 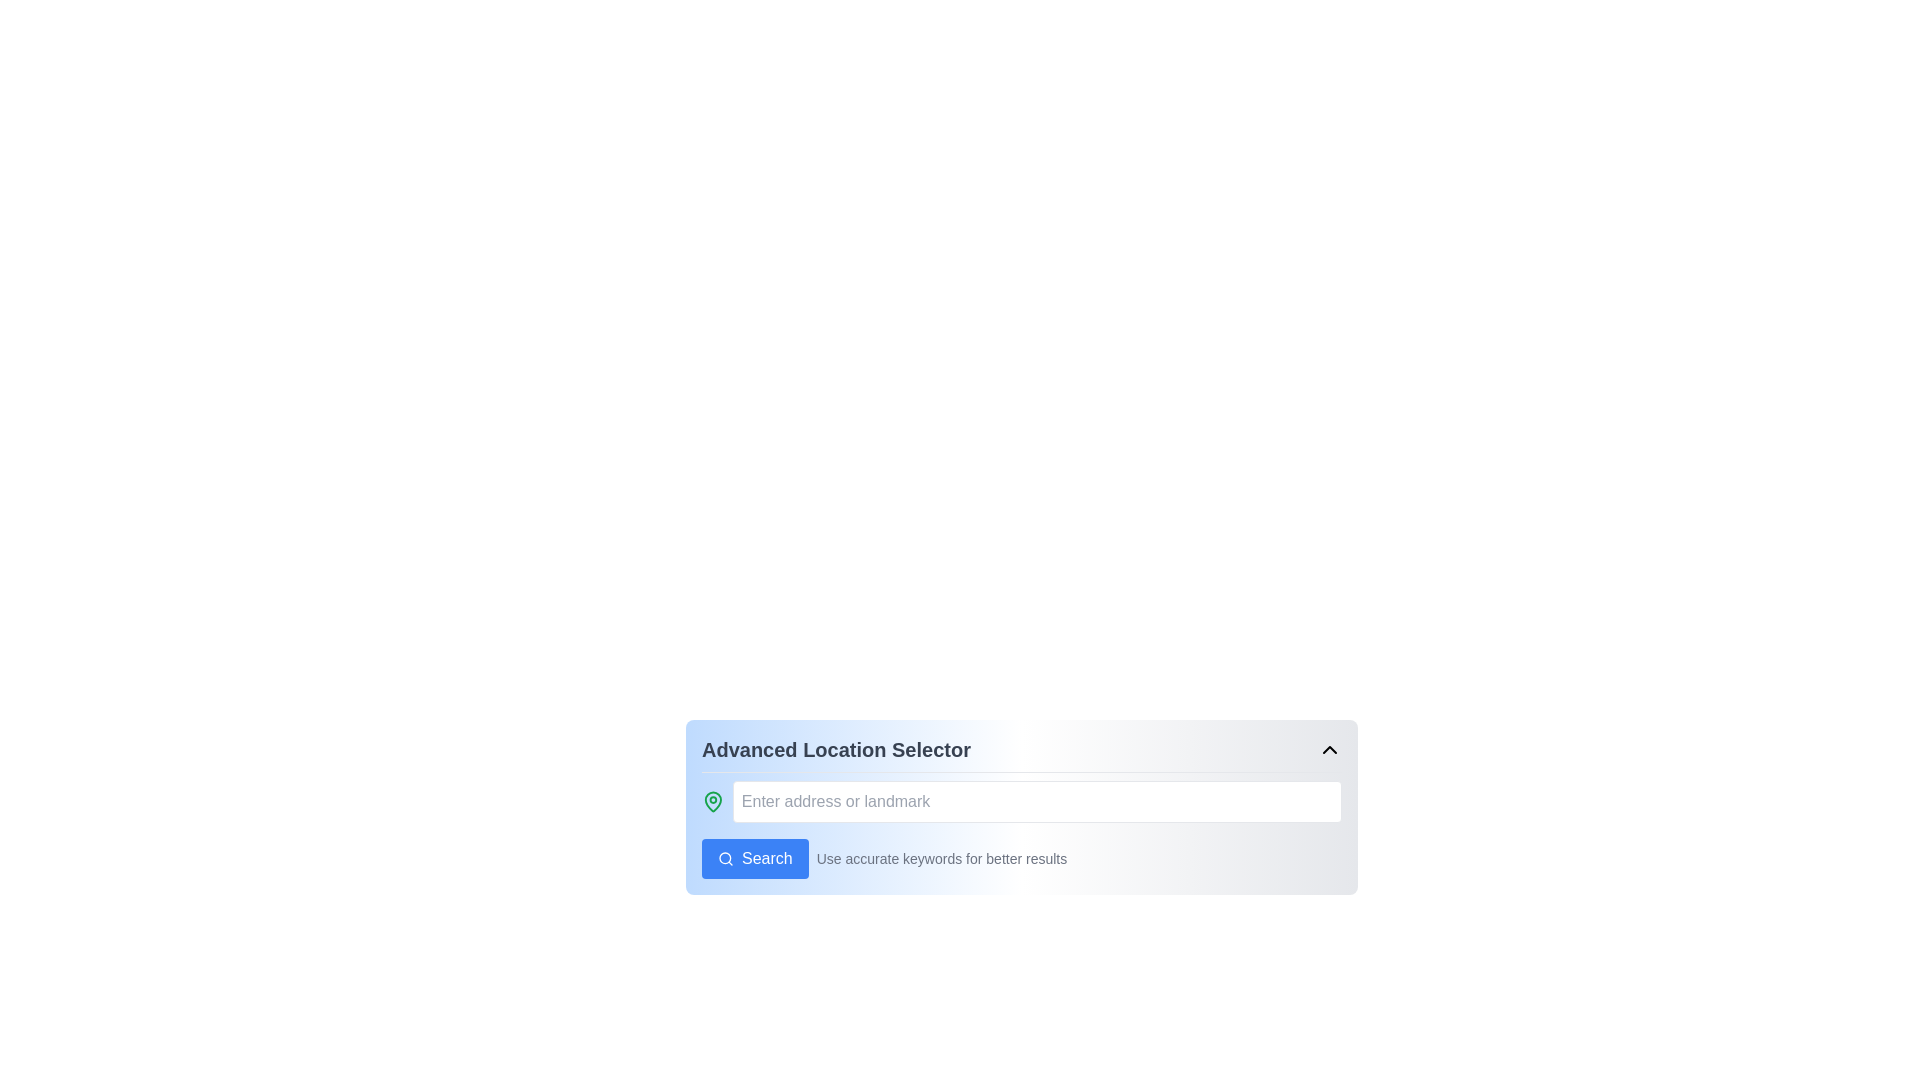 I want to click on the 'Search' button located within the 'Advanced Location Selector' component, so click(x=754, y=858).